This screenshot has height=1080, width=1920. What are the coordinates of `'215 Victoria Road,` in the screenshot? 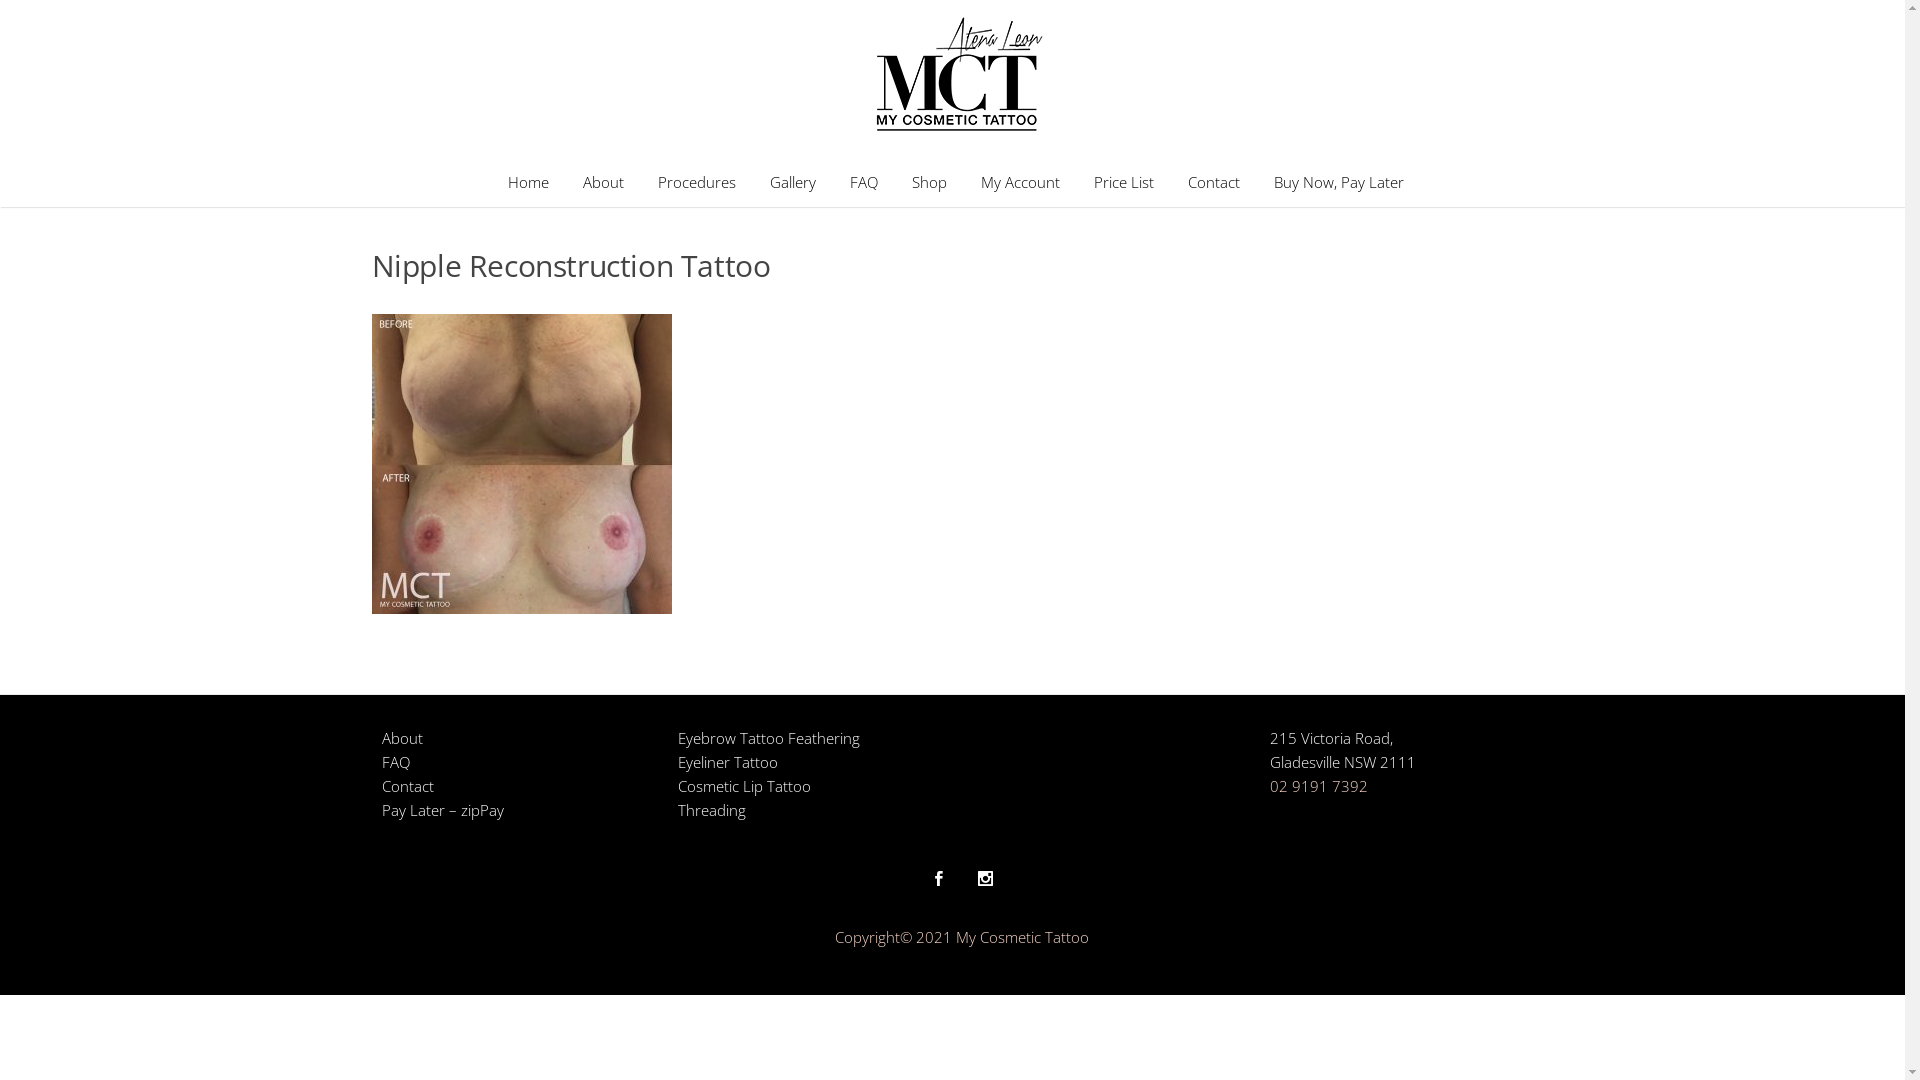 It's located at (1343, 749).